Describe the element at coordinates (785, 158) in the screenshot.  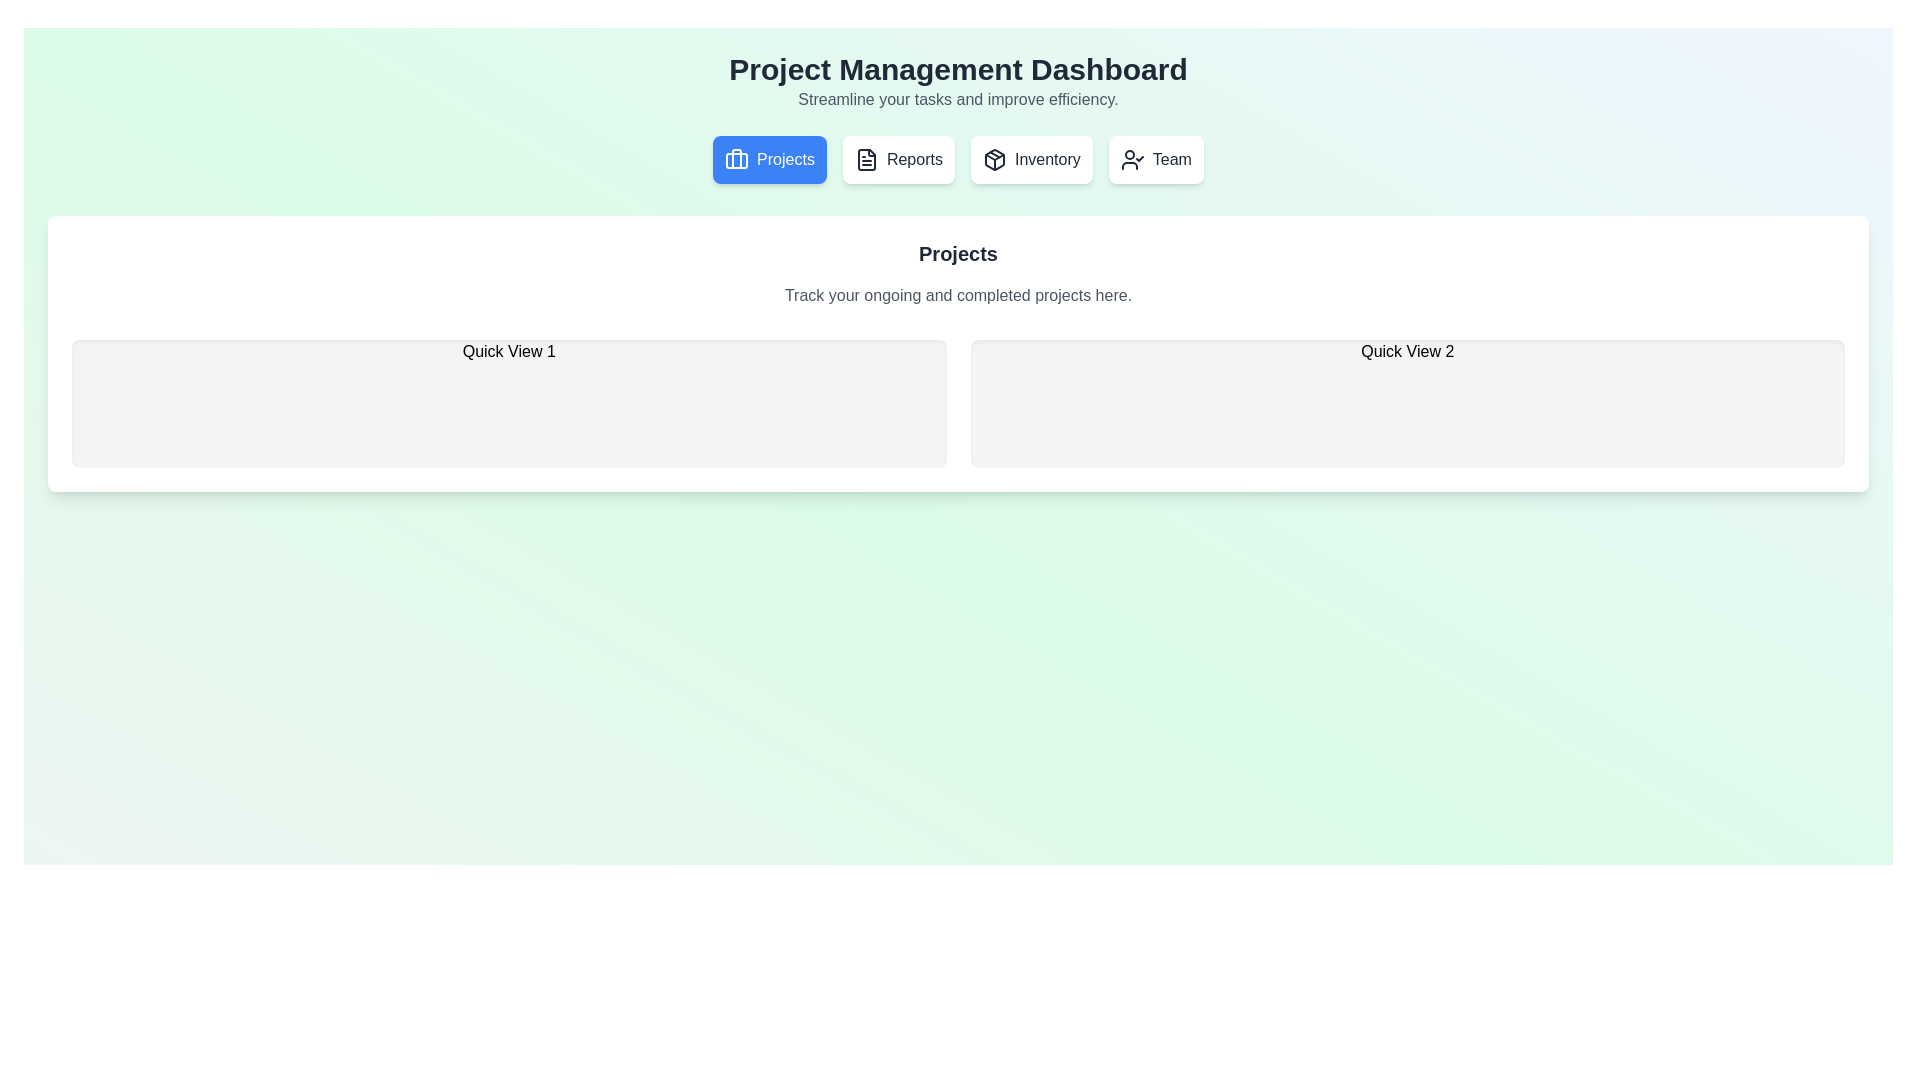
I see `the 'Projects' button in the navigation menu, which is prominently displayed in white on a blue rounded background` at that location.